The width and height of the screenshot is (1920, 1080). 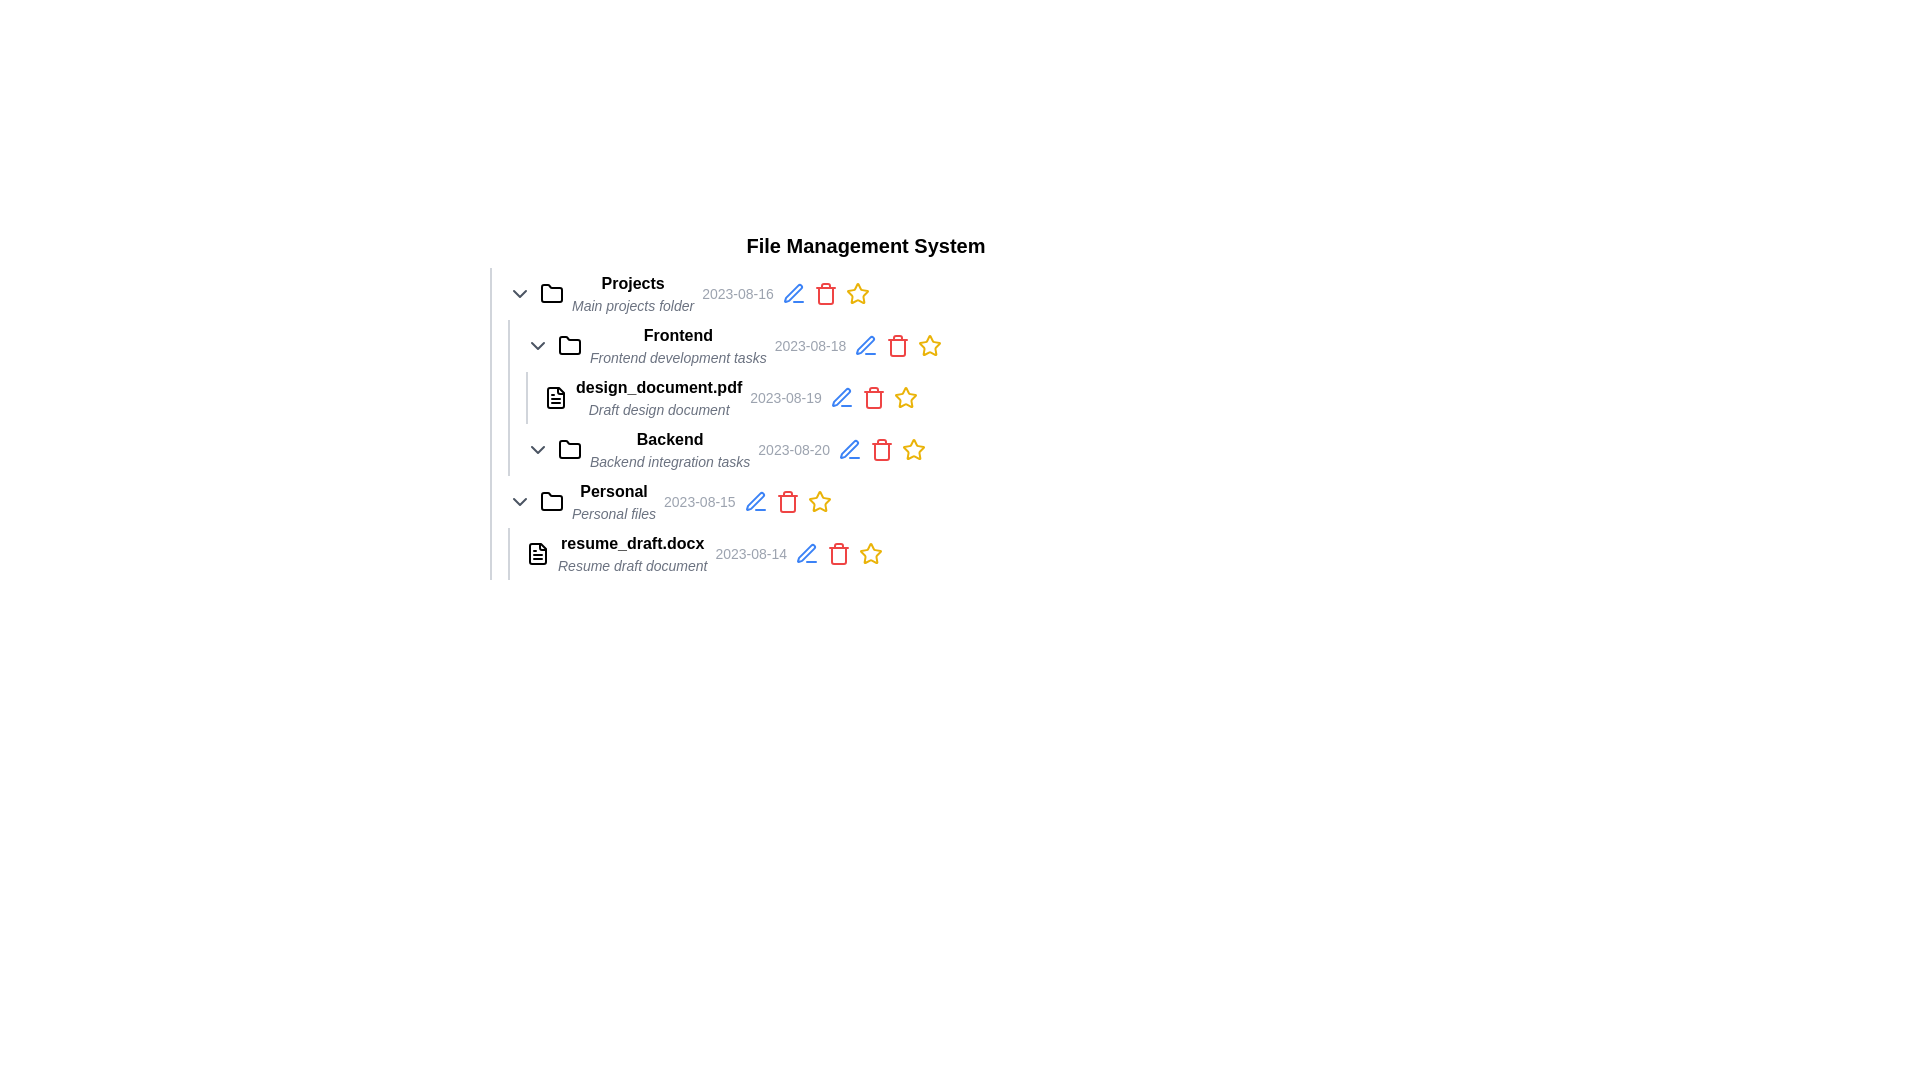 I want to click on the folder icon representing a folder in the file management system, so click(x=552, y=500).